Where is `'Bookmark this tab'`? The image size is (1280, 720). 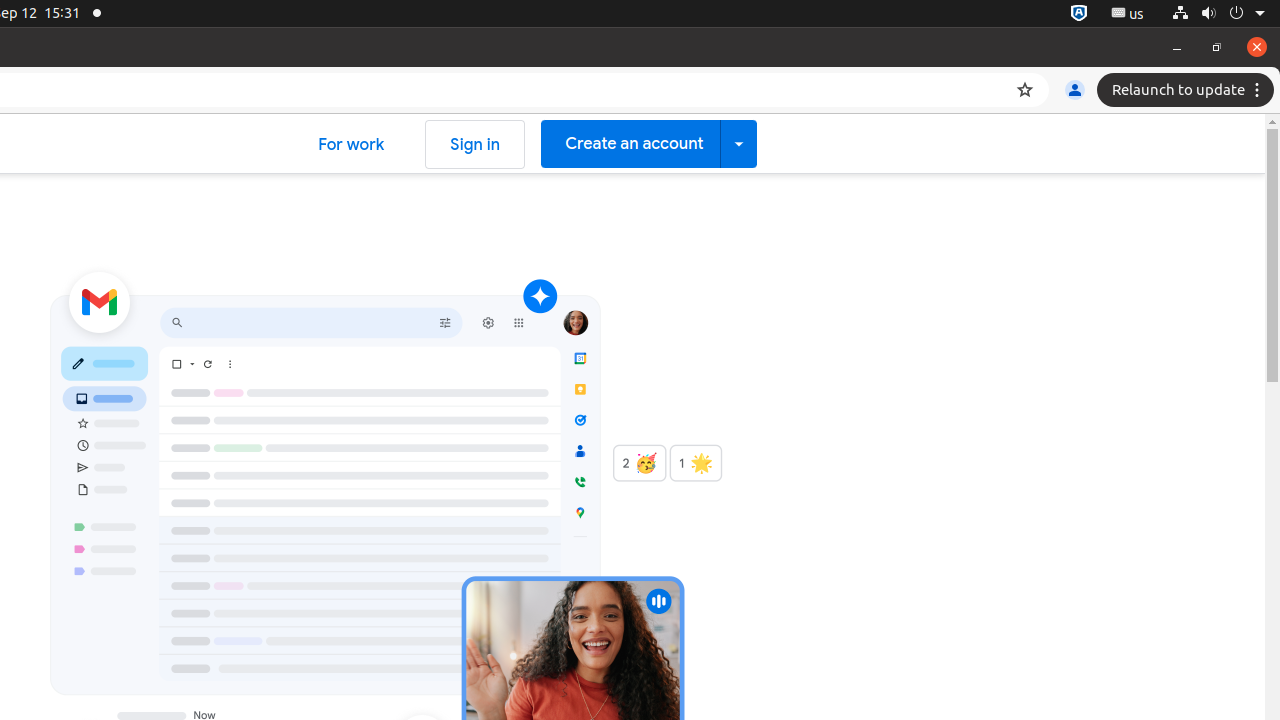
'Bookmark this tab' is located at coordinates (1025, 90).